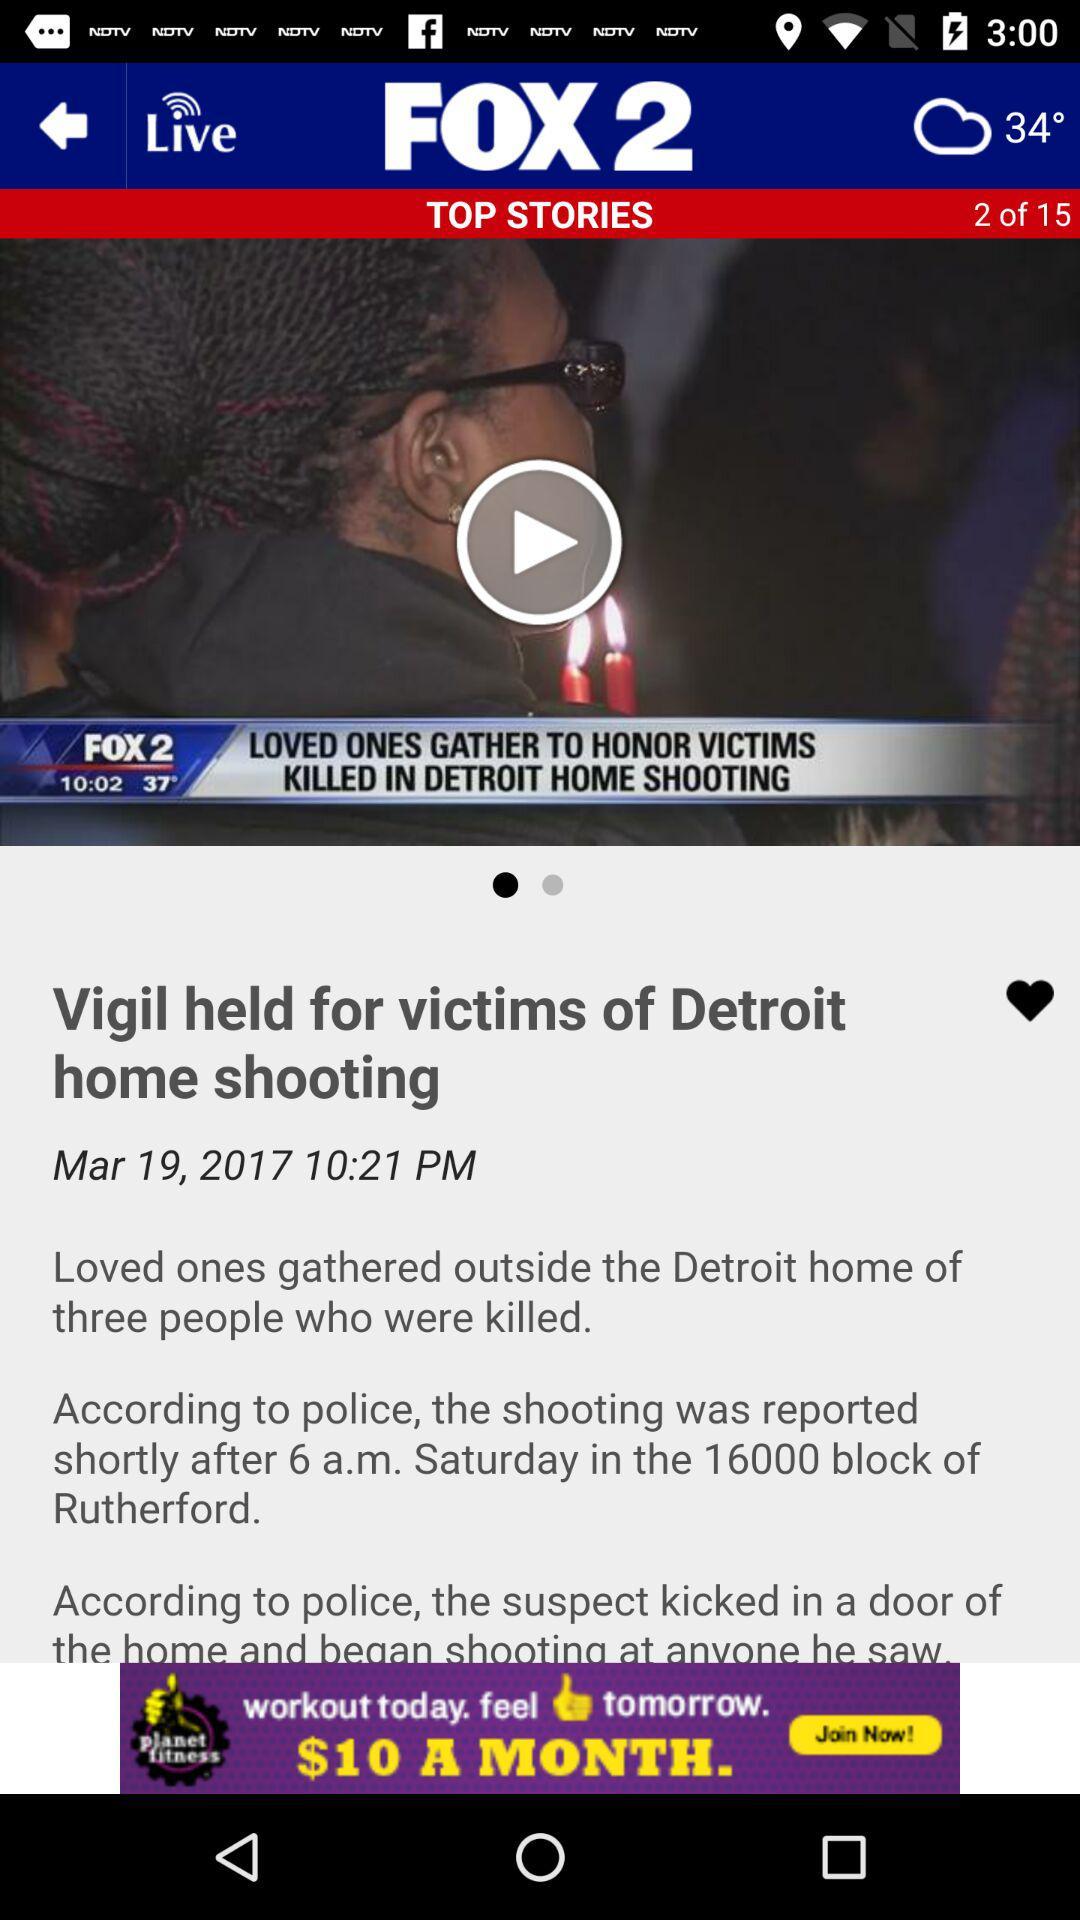 The image size is (1080, 1920). Describe the element at coordinates (540, 542) in the screenshot. I see `the play button which is below top stories` at that location.